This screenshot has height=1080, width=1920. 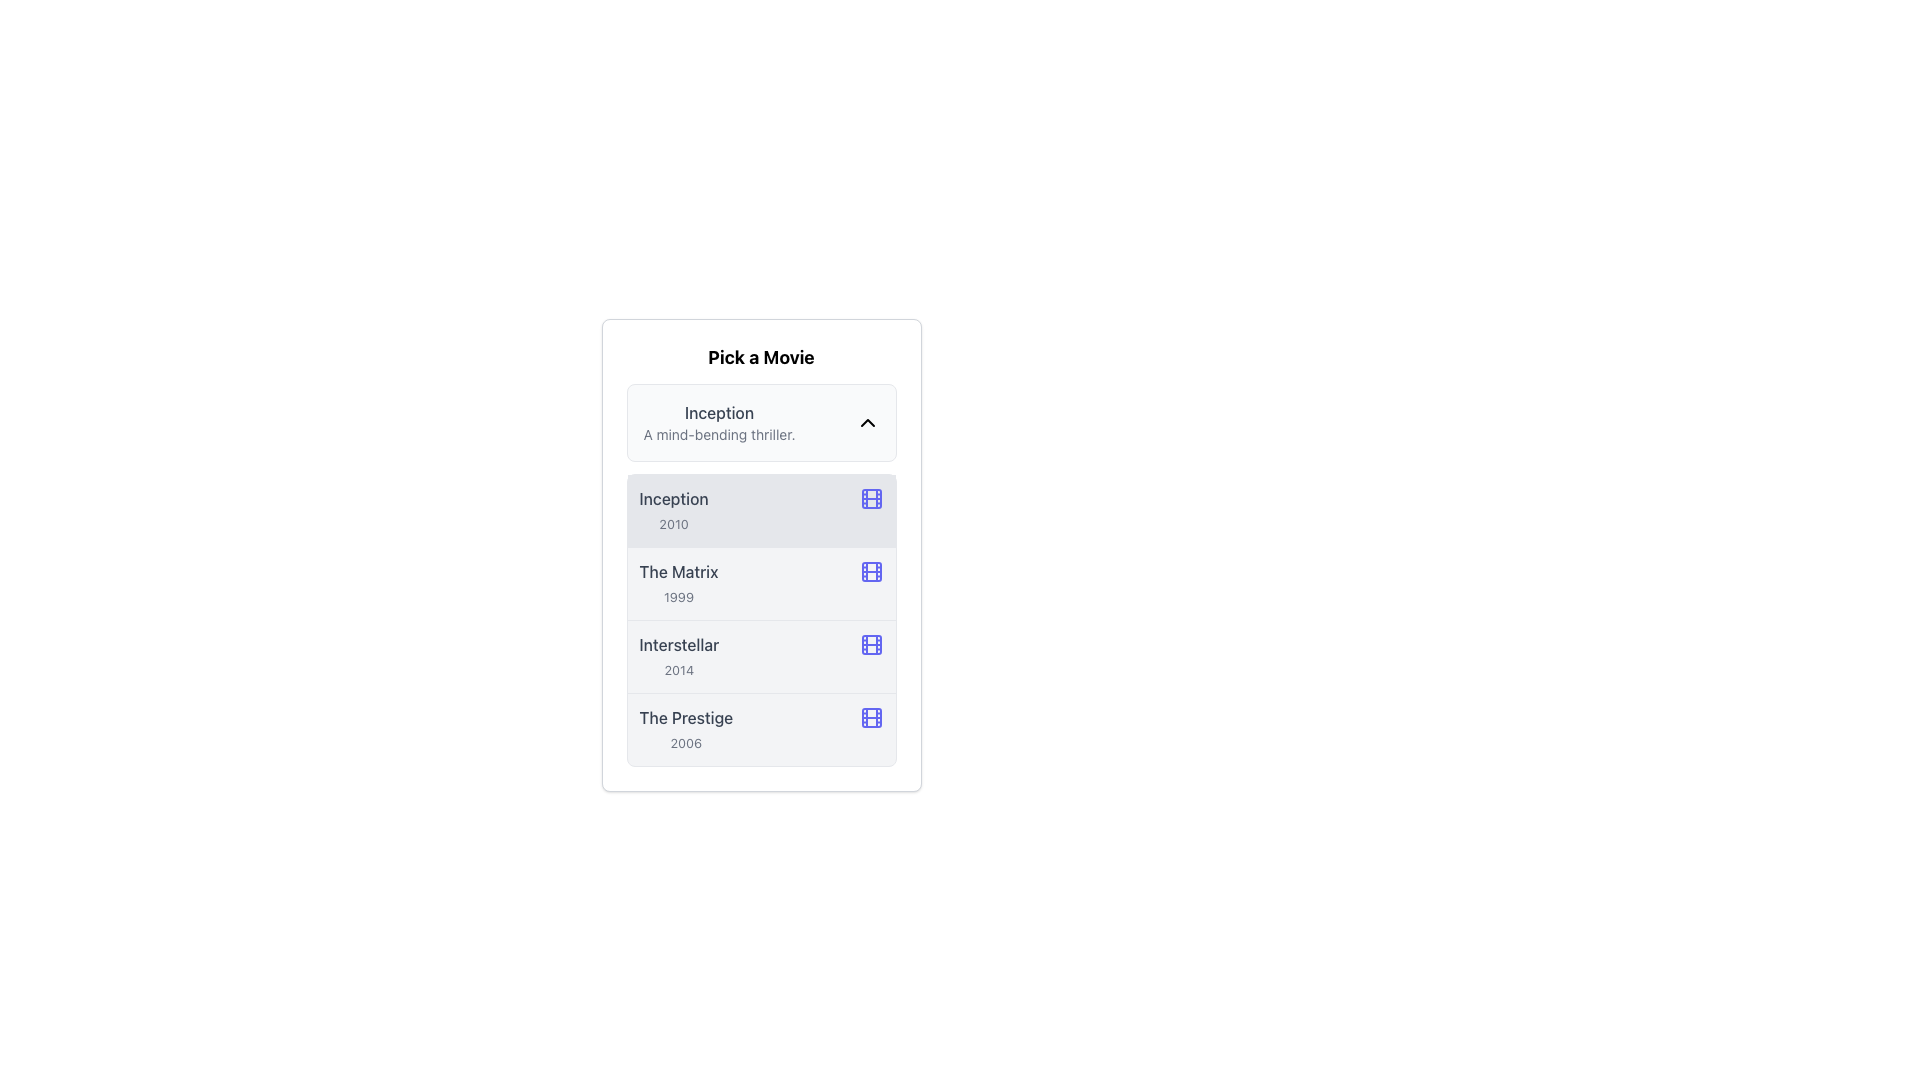 What do you see at coordinates (678, 571) in the screenshot?
I see `the static text element that serves as a title for a movie item, positioned below 'Inception' and above '1999'` at bounding box center [678, 571].